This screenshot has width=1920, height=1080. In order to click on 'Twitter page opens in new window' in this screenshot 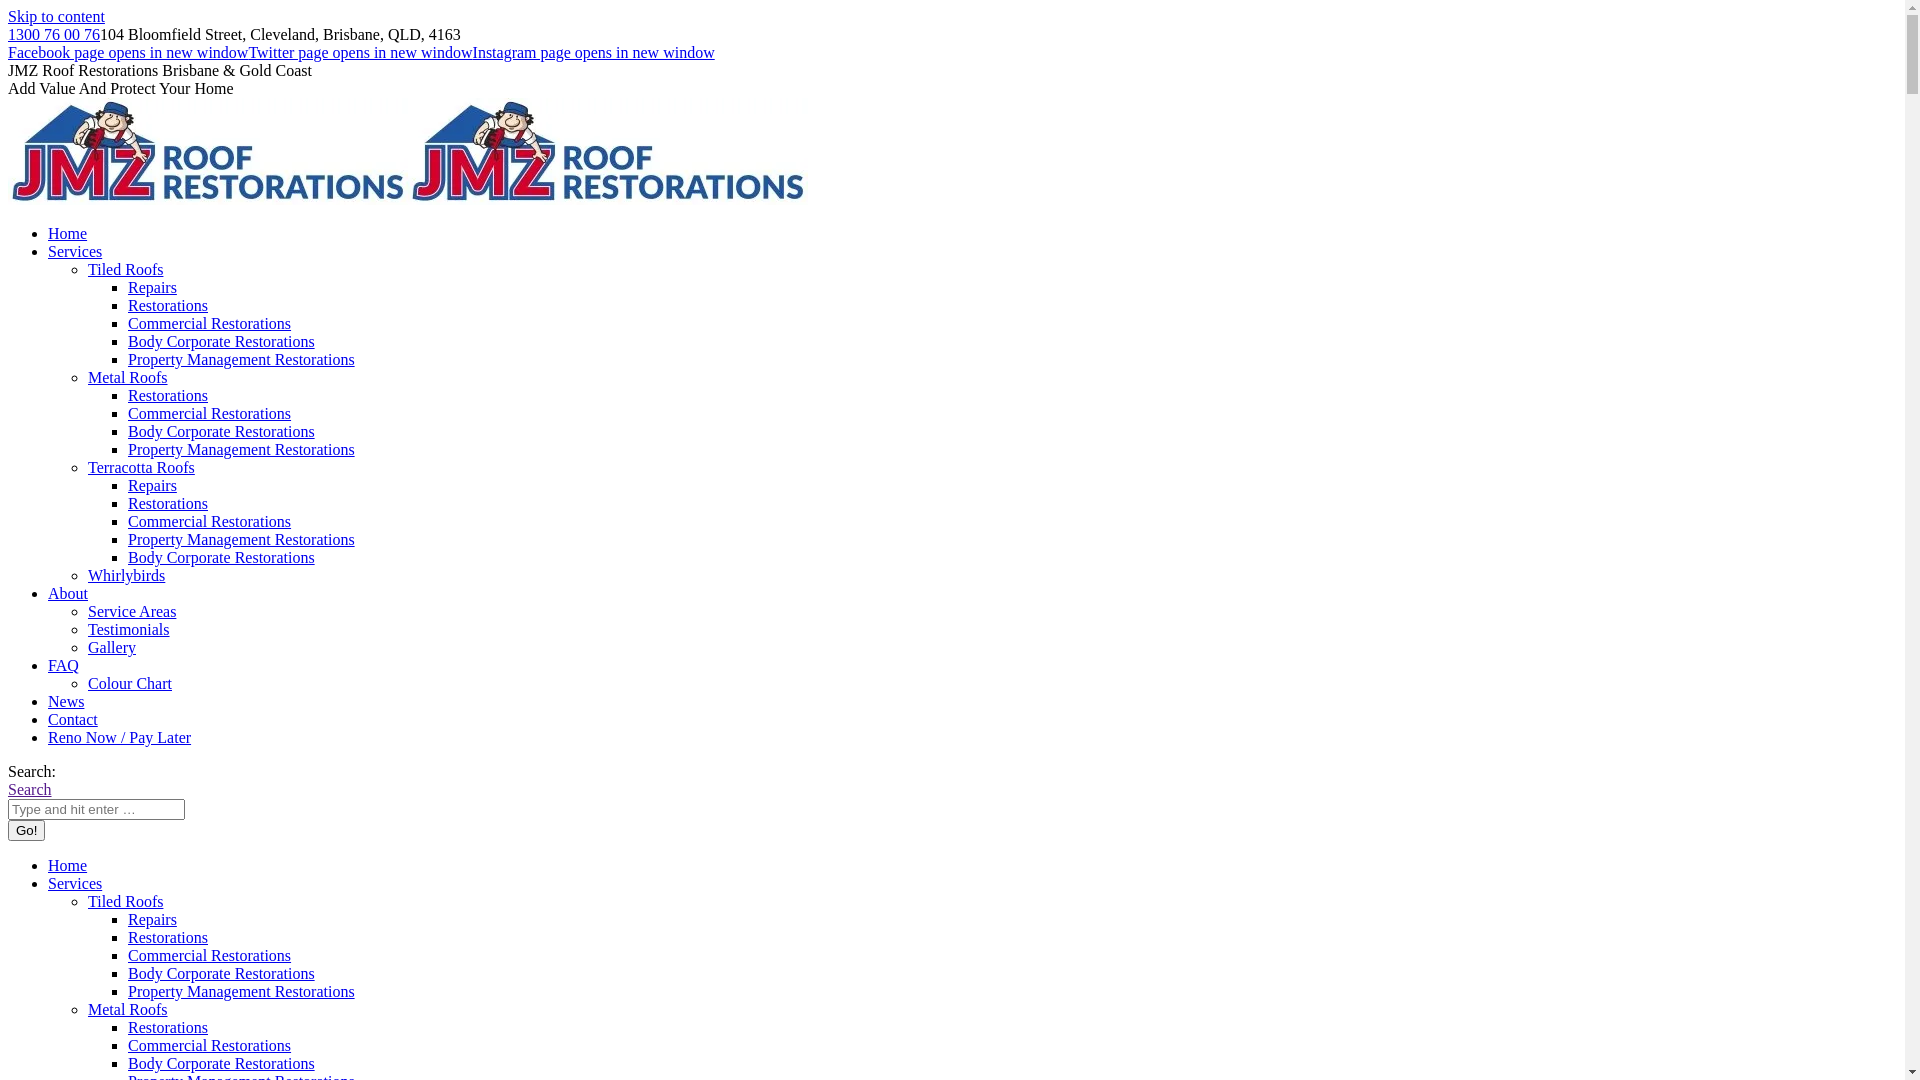, I will do `click(247, 51)`.